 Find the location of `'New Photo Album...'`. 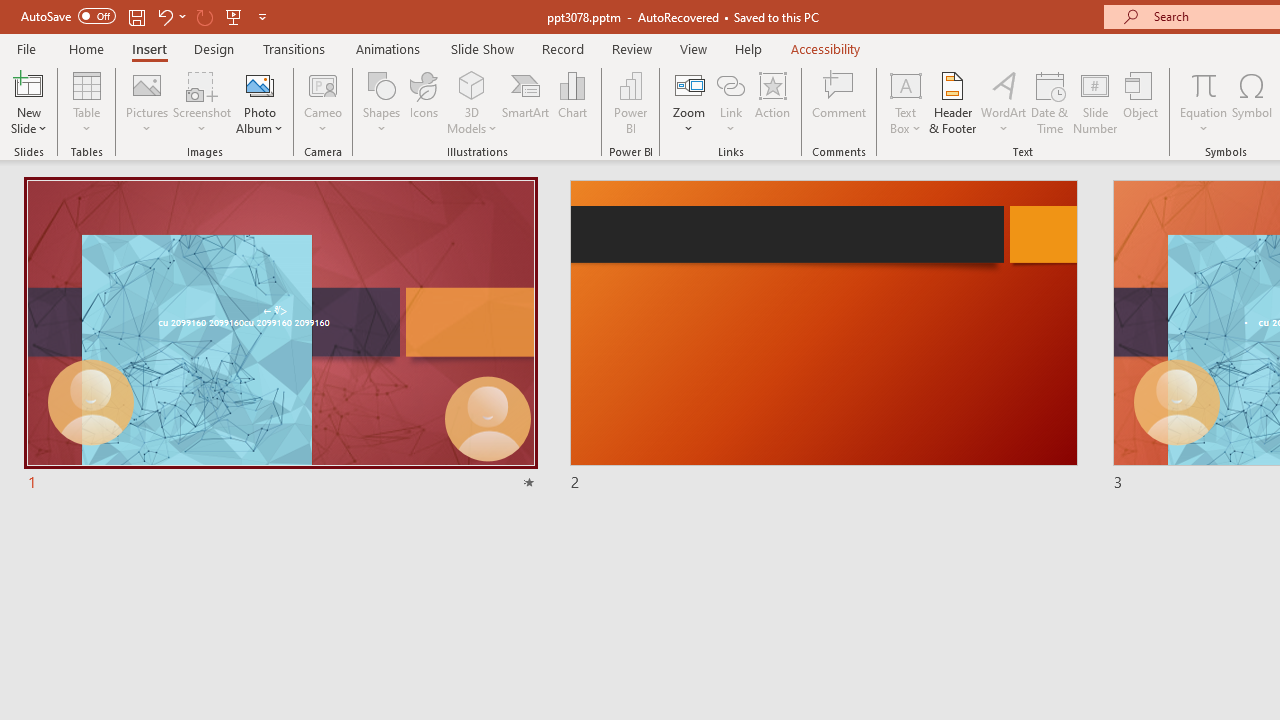

'New Photo Album...' is located at coordinates (258, 84).